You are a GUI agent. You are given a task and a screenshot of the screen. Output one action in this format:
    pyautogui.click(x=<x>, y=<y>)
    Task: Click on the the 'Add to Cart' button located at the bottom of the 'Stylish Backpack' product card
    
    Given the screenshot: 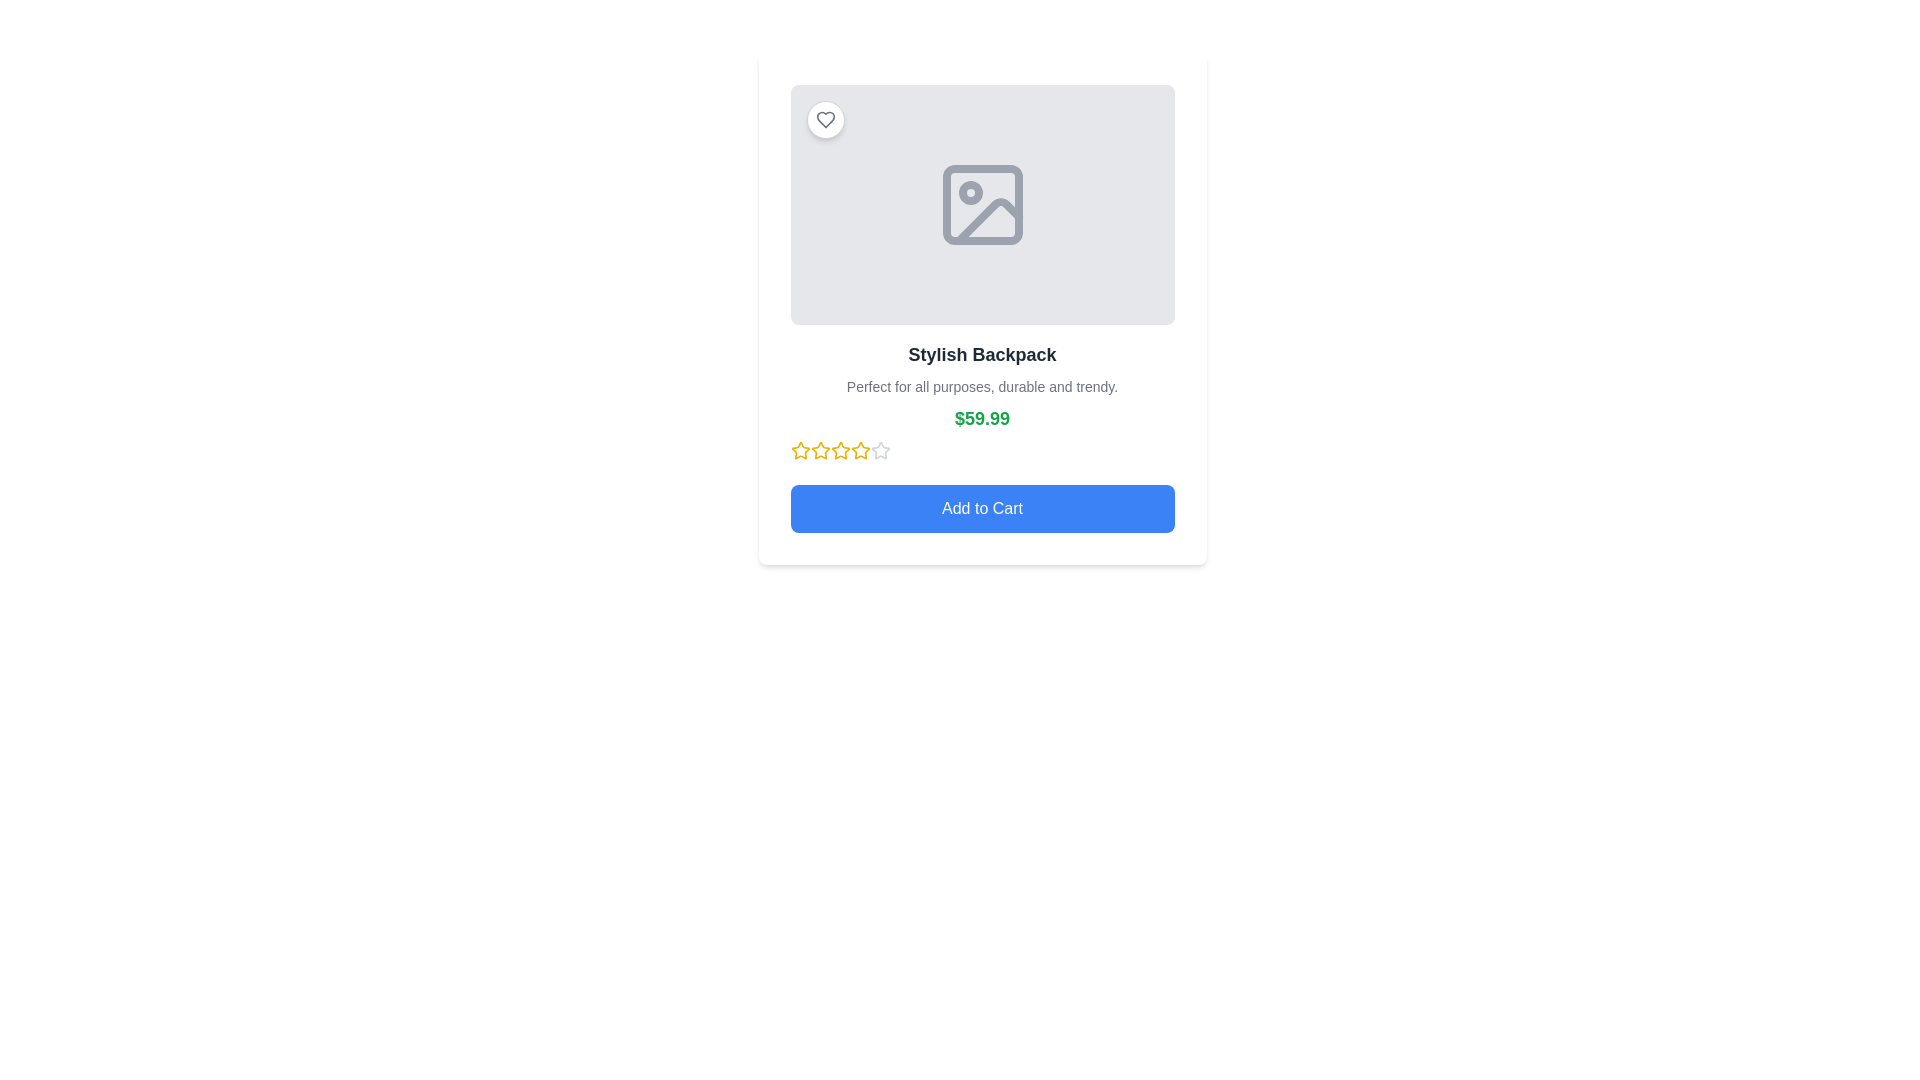 What is the action you would take?
    pyautogui.click(x=982, y=508)
    